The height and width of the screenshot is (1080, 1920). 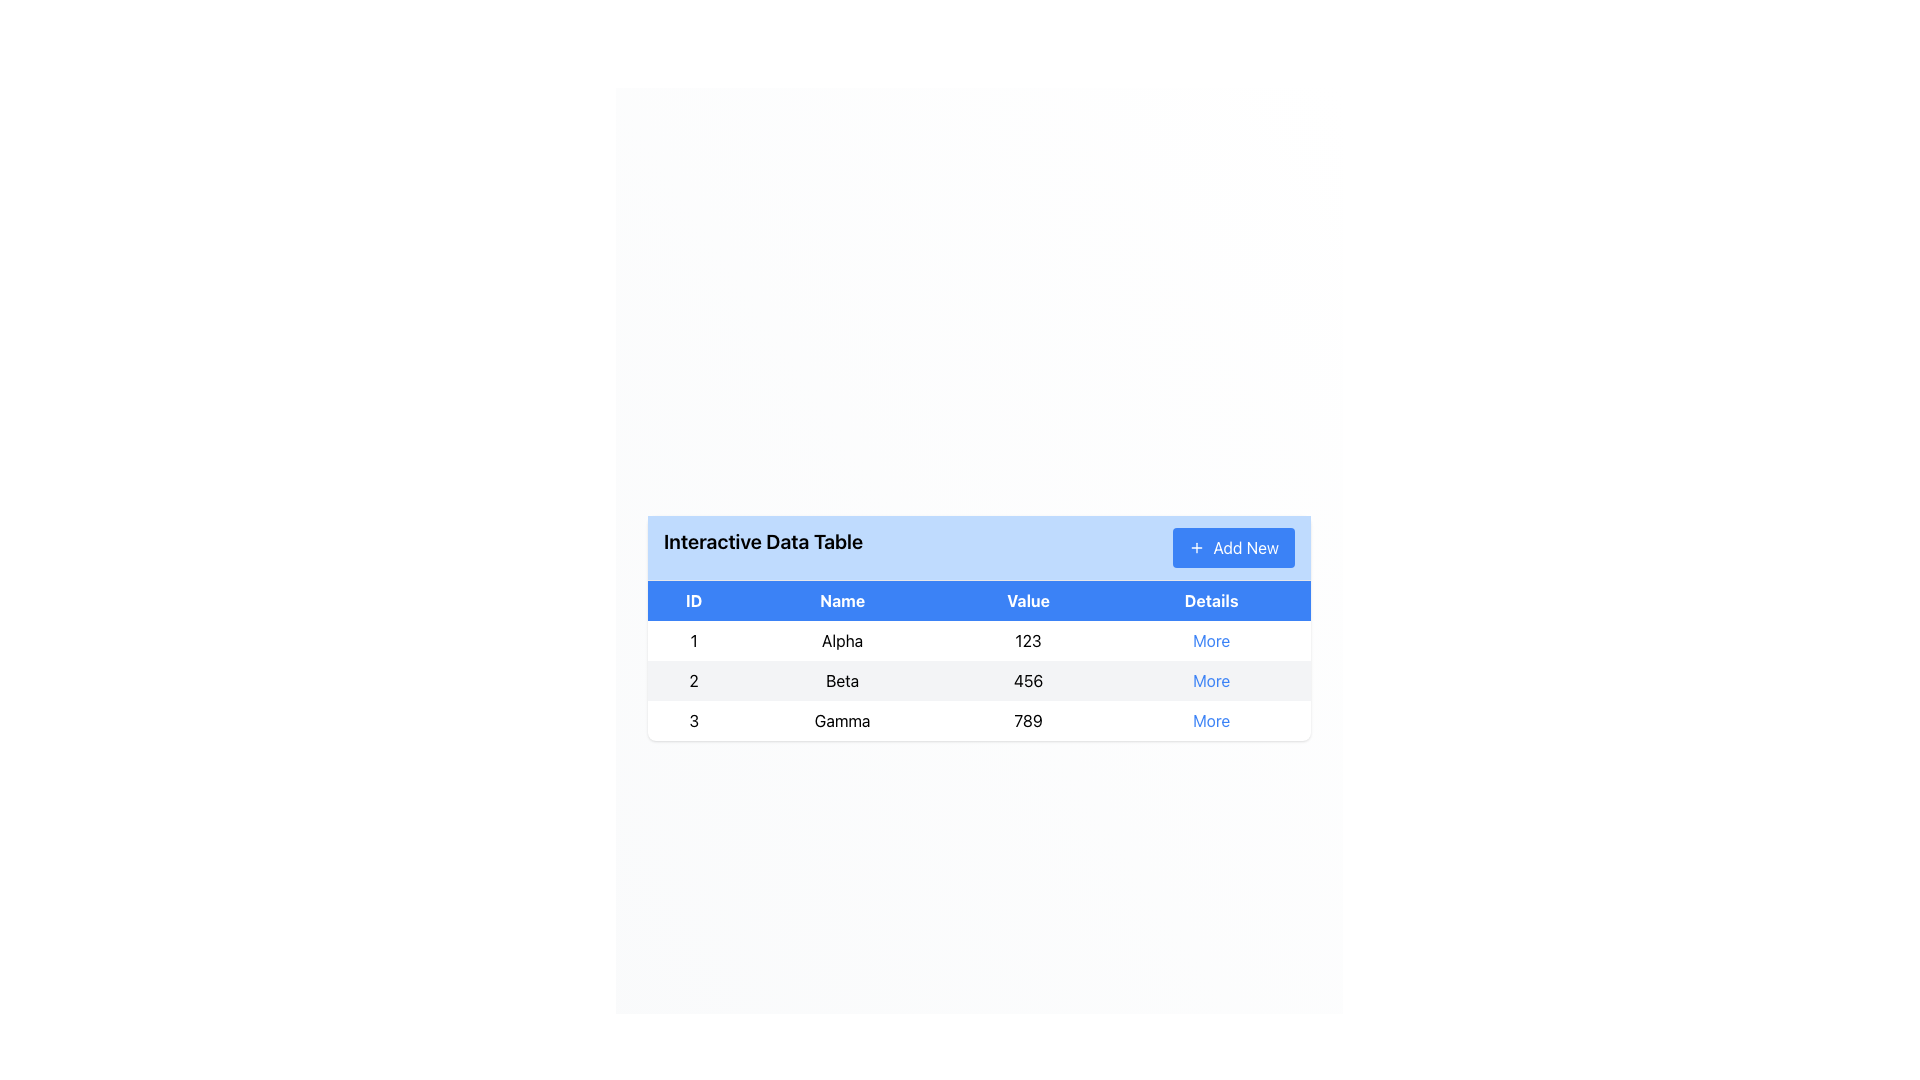 What do you see at coordinates (842, 640) in the screenshot?
I see `the Text Label element that displays the name or identifier, located in the second position of its row within the data table, between the cell with value '1' and the cell with value '123'` at bounding box center [842, 640].